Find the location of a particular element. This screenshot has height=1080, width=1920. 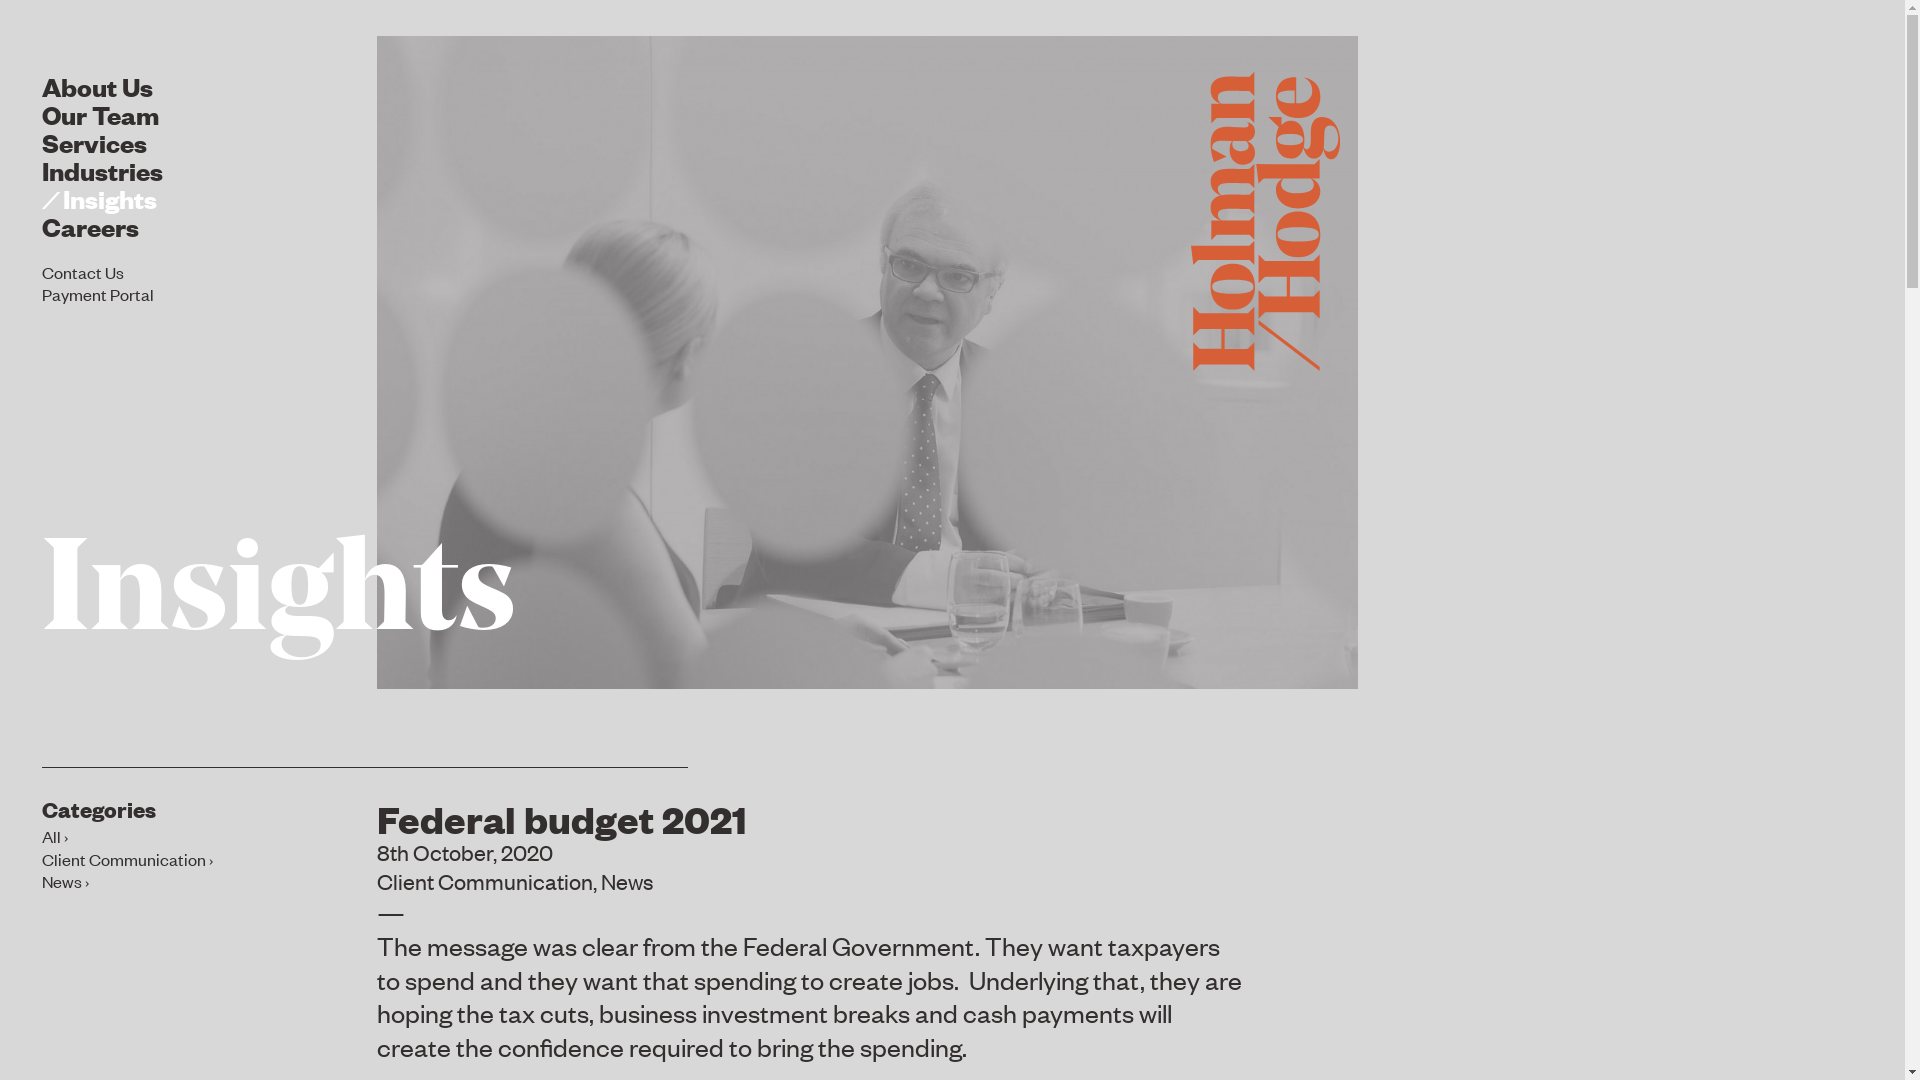

'Services' is located at coordinates (93, 140).